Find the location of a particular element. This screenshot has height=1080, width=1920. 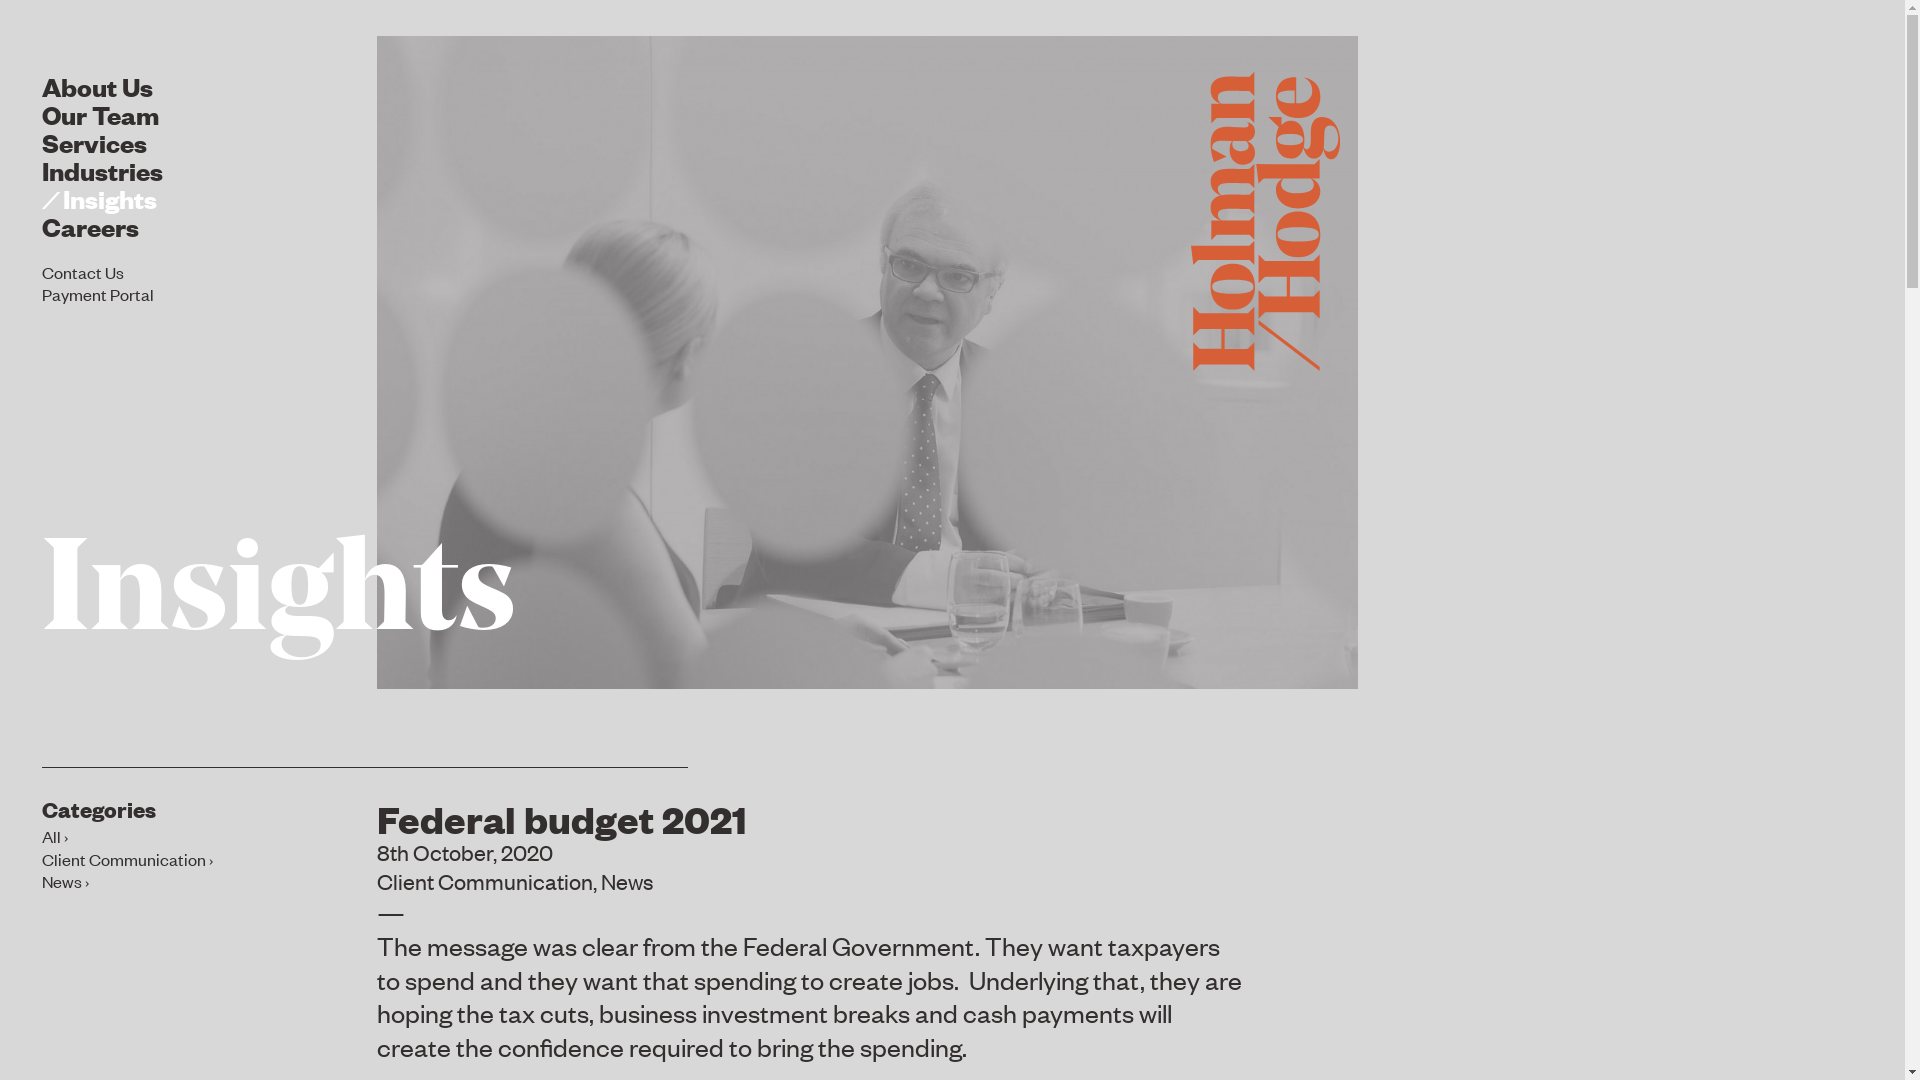

'Services' is located at coordinates (93, 140).